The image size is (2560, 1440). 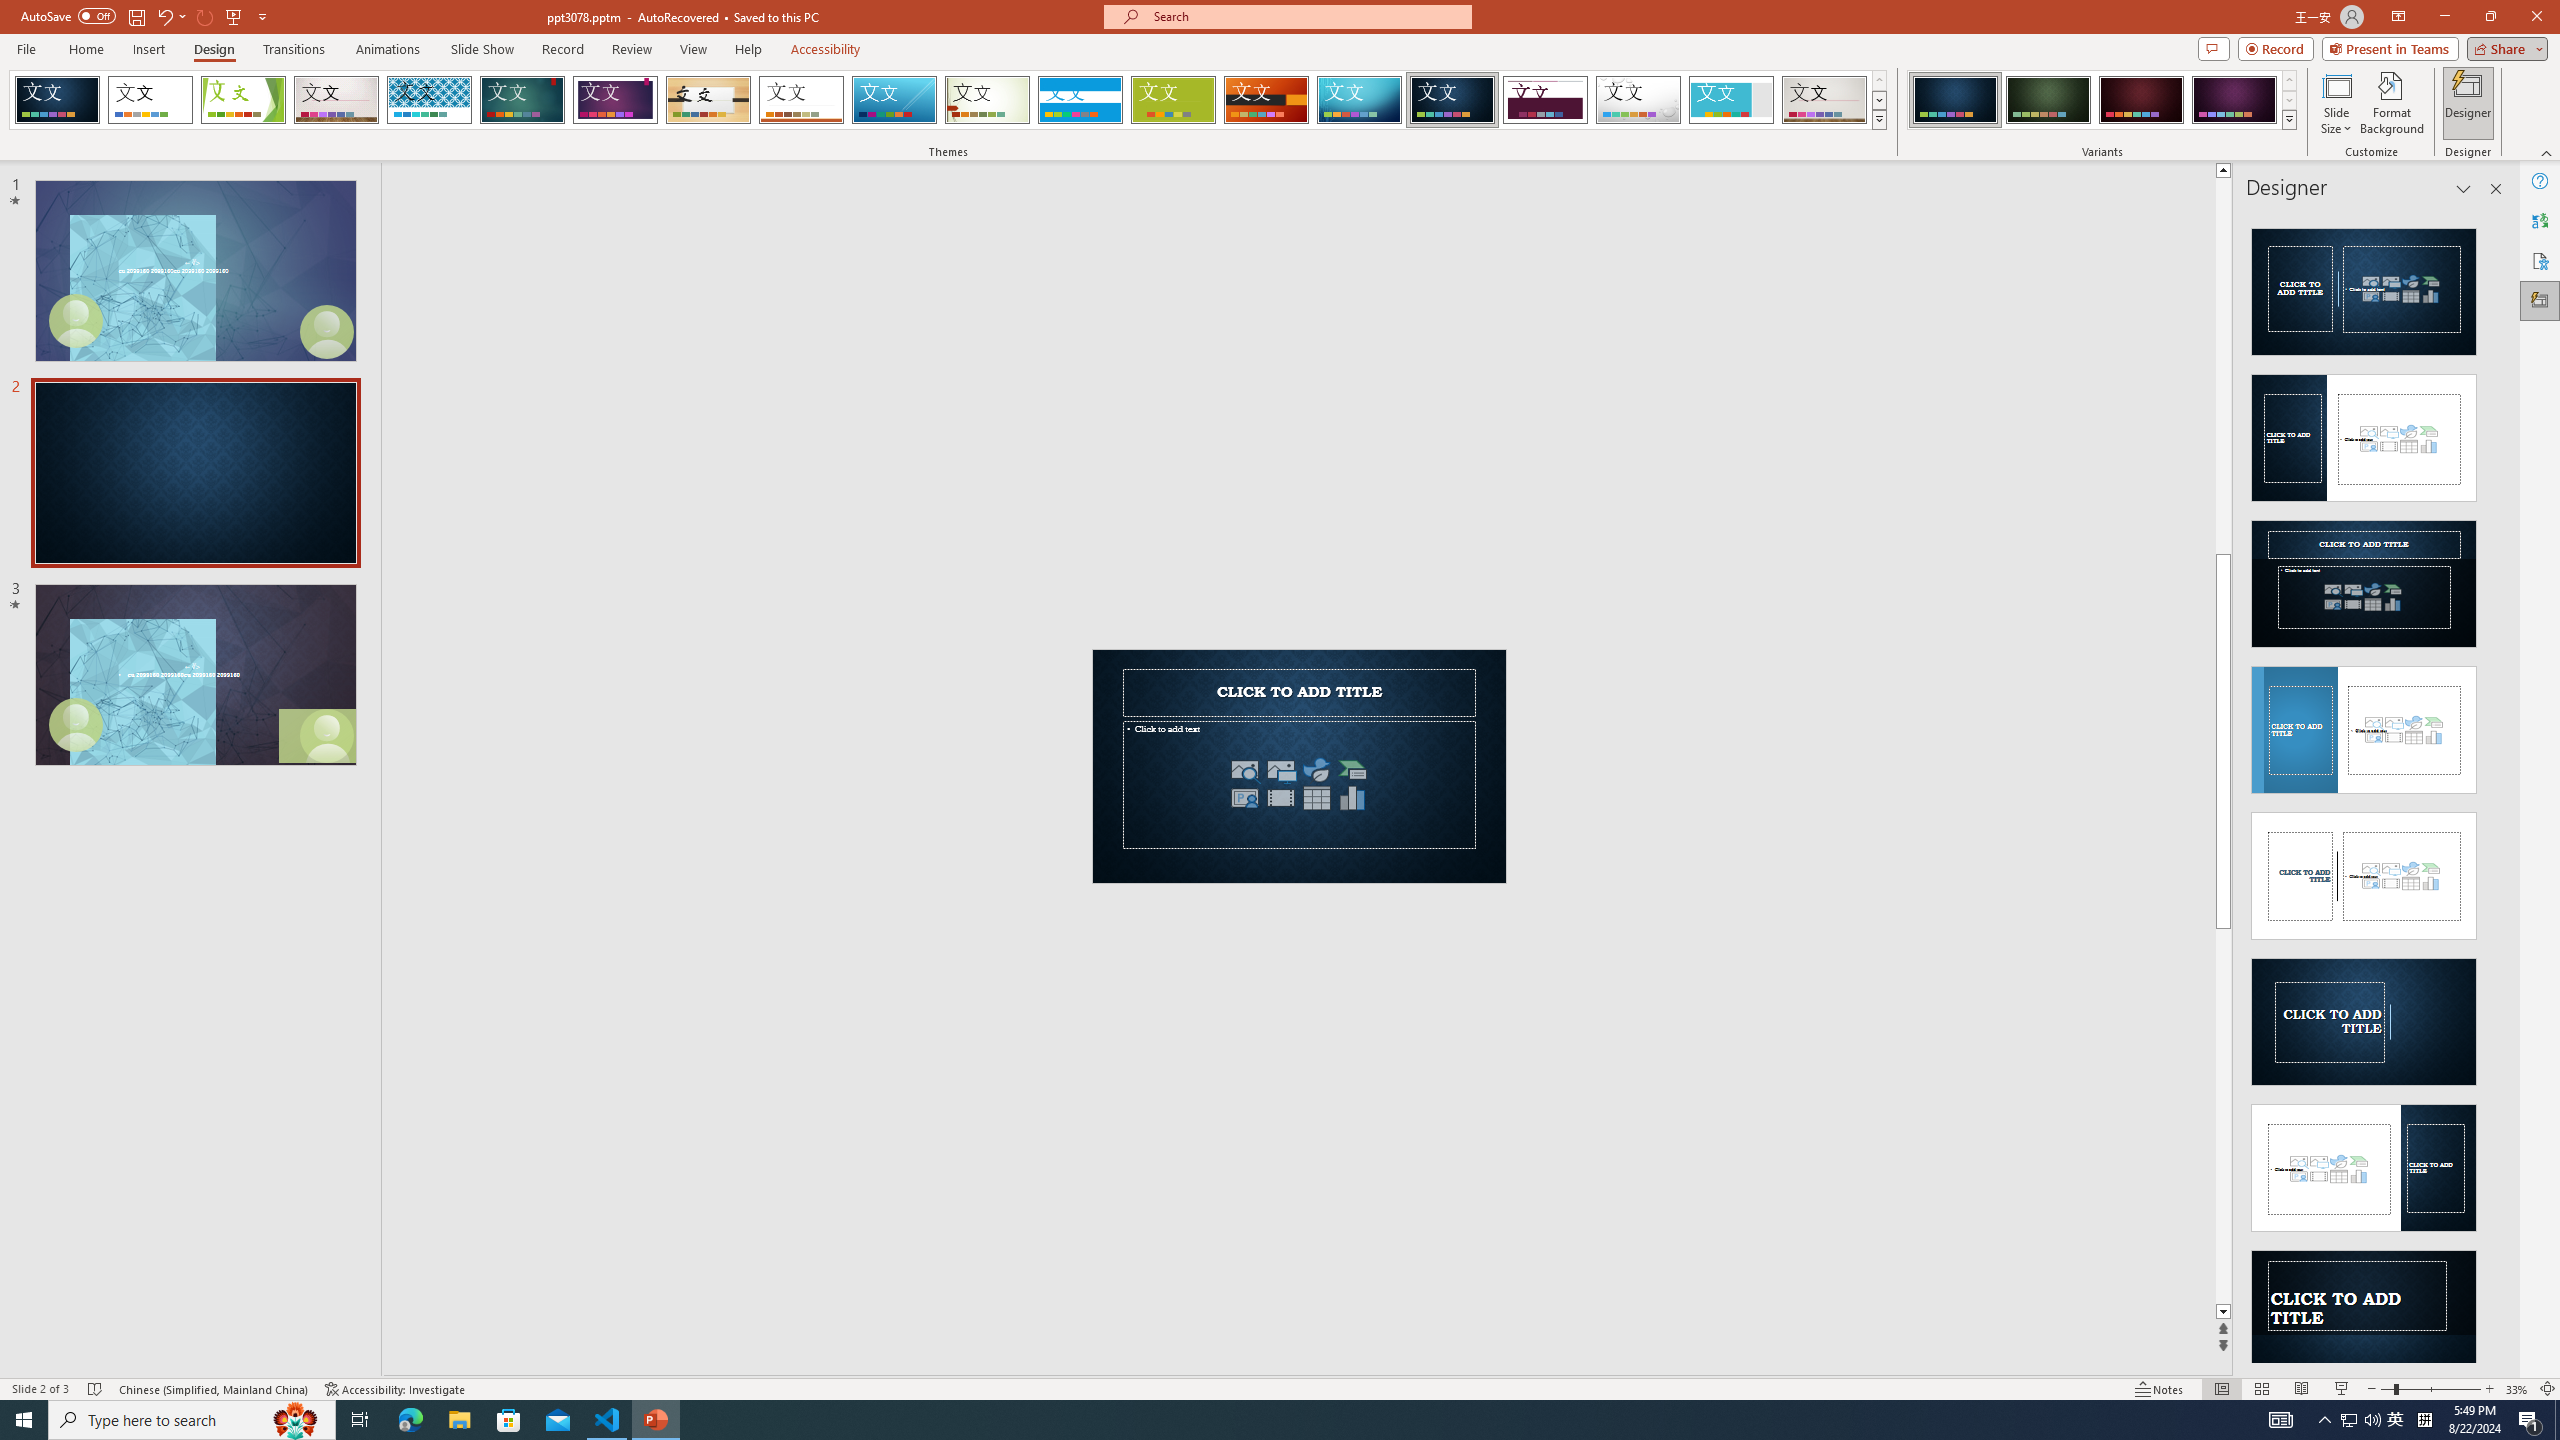 What do you see at coordinates (947, 99) in the screenshot?
I see `'AutomationID: SlideThemesGallery'` at bounding box center [947, 99].